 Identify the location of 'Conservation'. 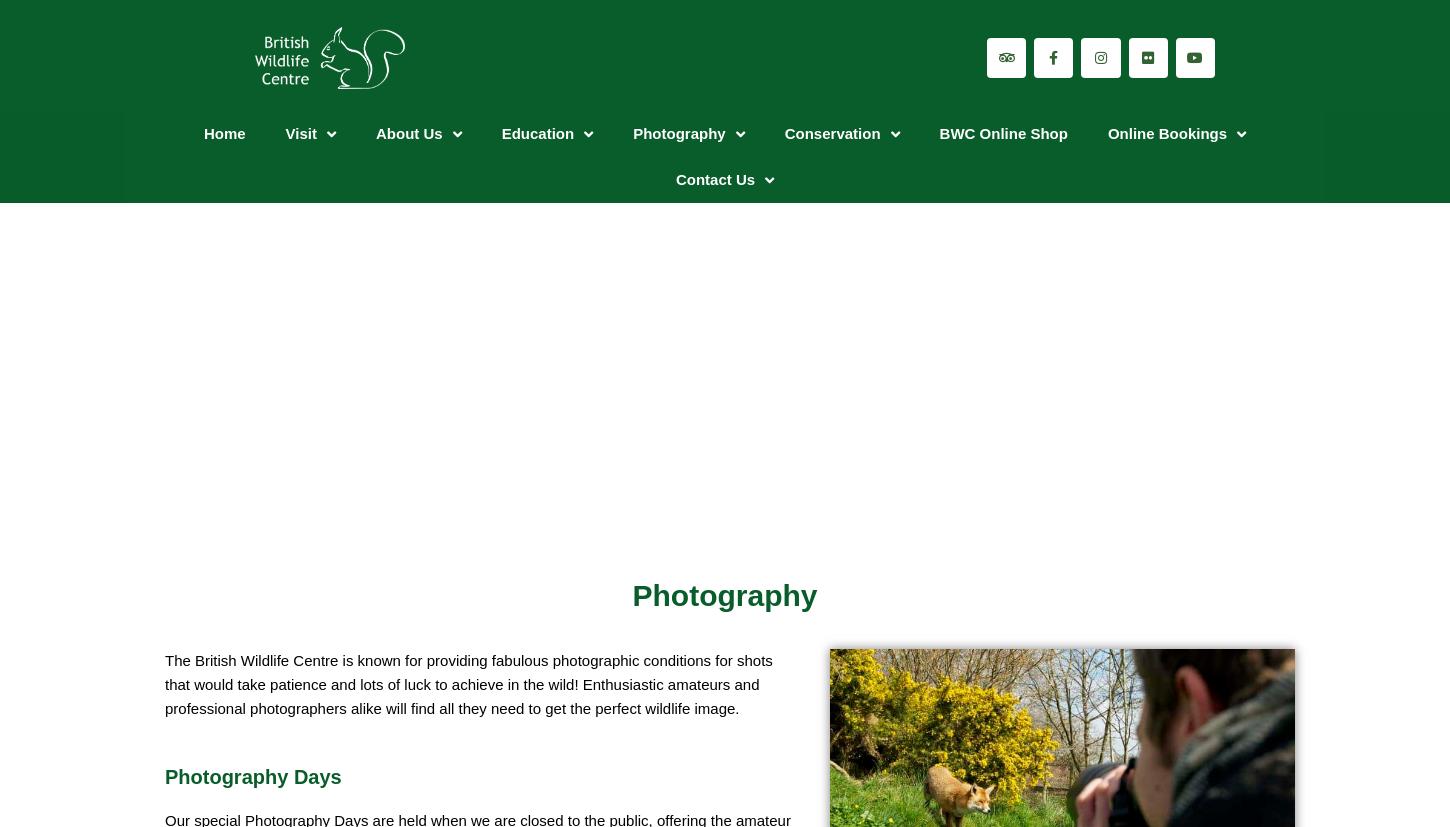
(832, 133).